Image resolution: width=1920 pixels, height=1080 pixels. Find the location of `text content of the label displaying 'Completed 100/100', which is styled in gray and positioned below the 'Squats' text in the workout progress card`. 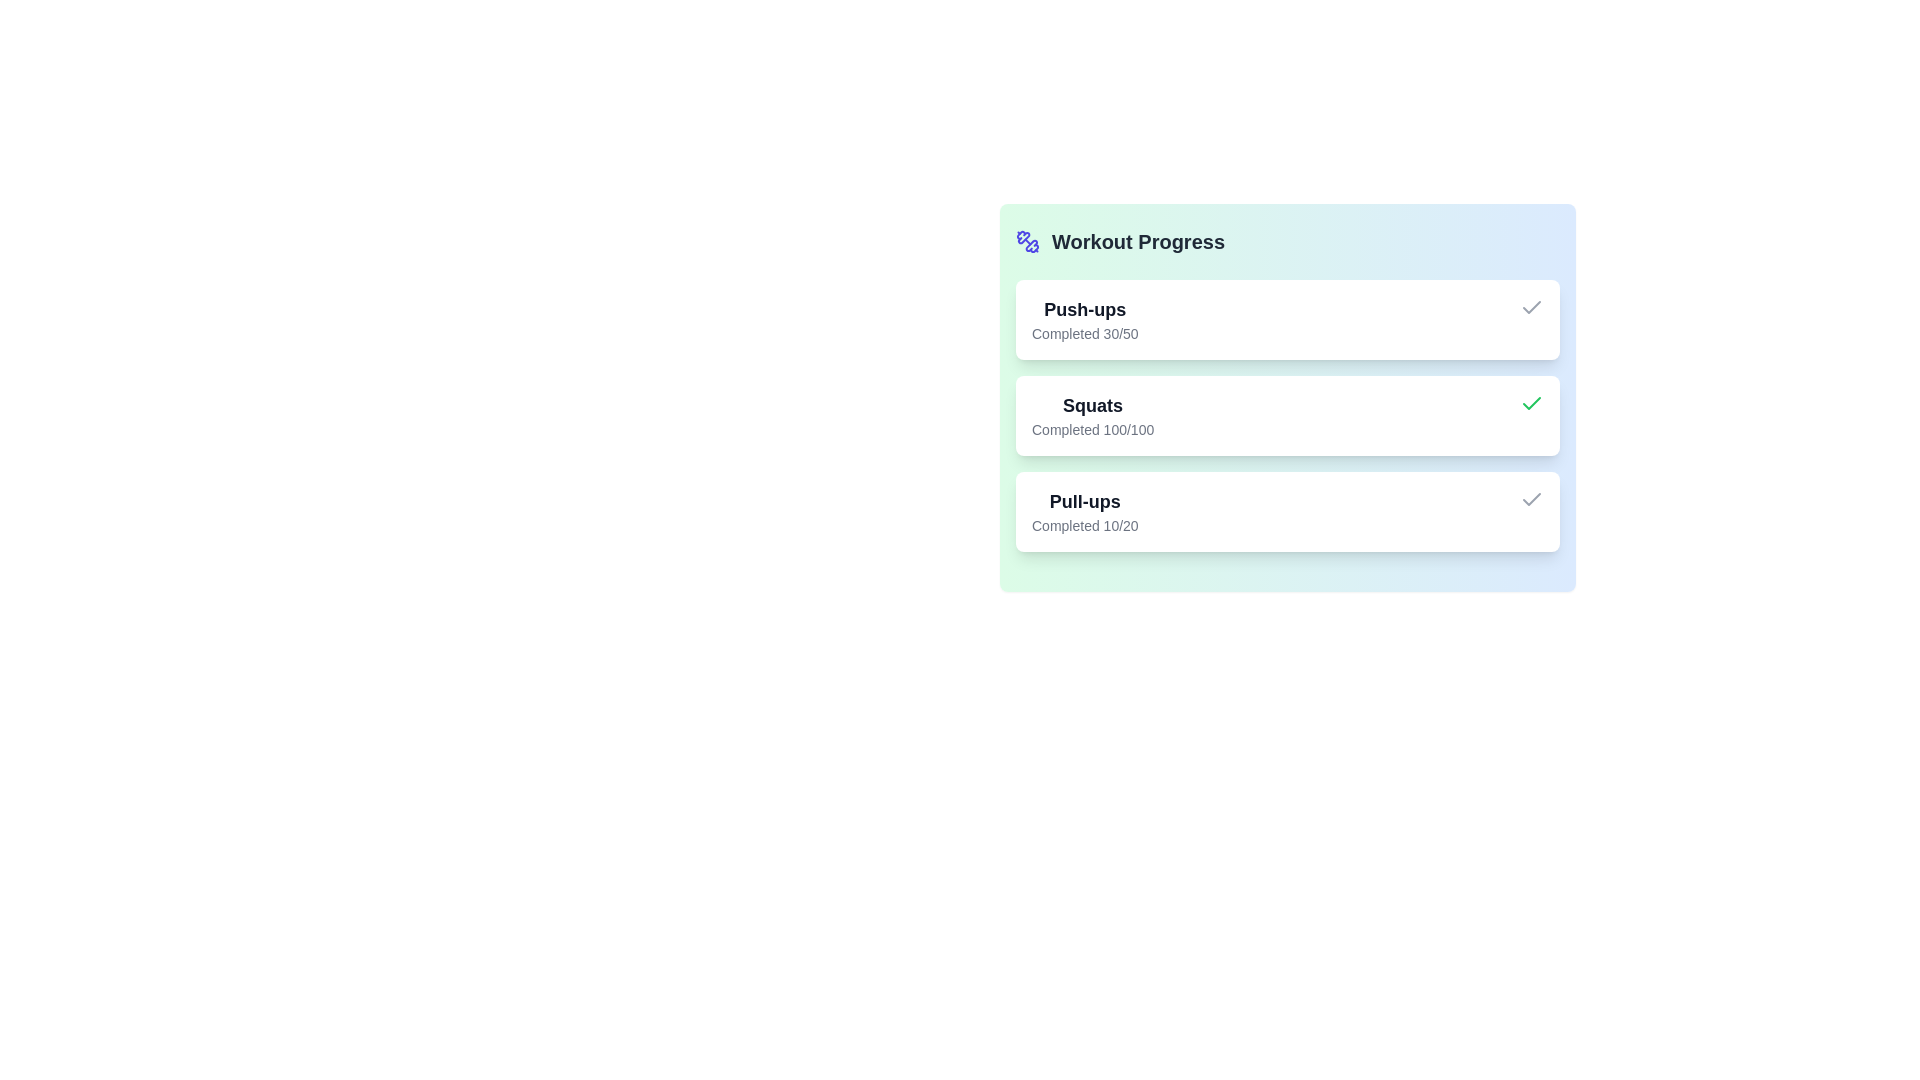

text content of the label displaying 'Completed 100/100', which is styled in gray and positioned below the 'Squats' text in the workout progress card is located at coordinates (1092, 428).